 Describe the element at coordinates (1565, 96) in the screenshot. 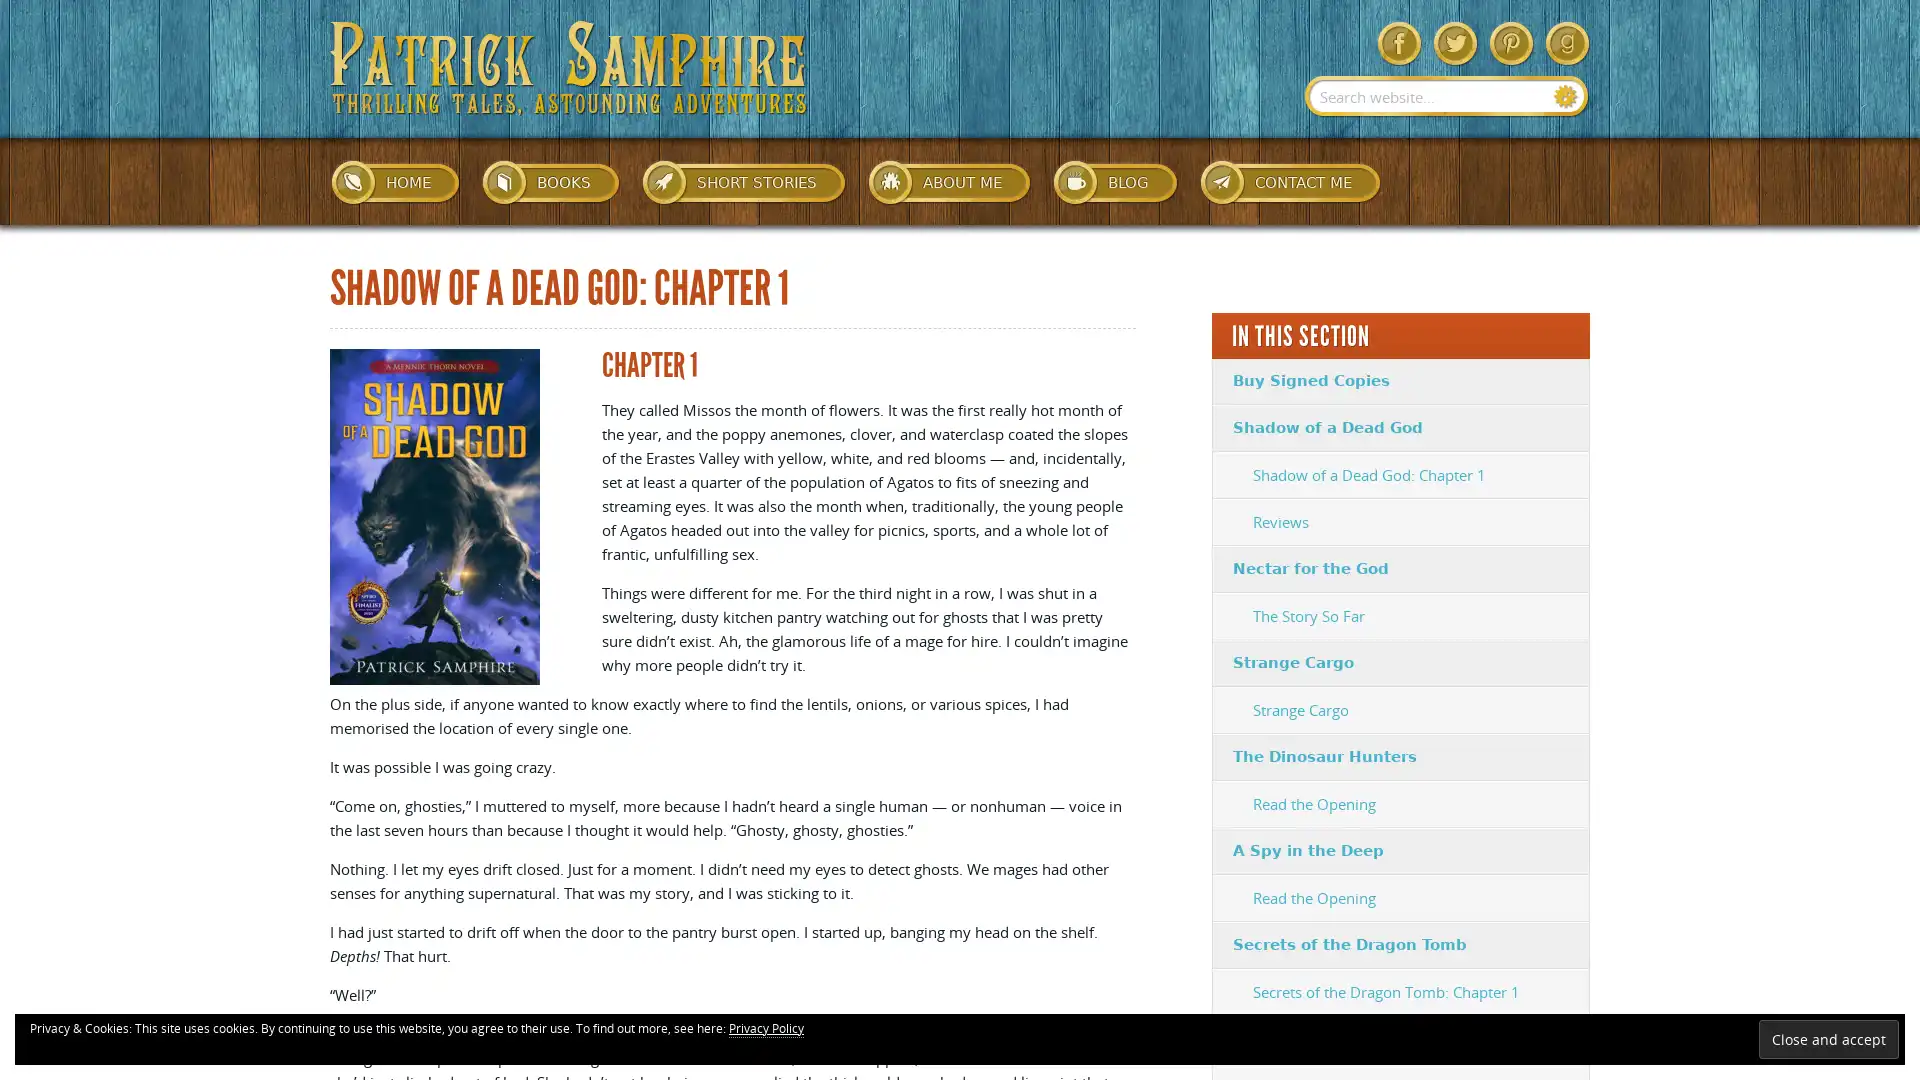

I see `Search` at that location.